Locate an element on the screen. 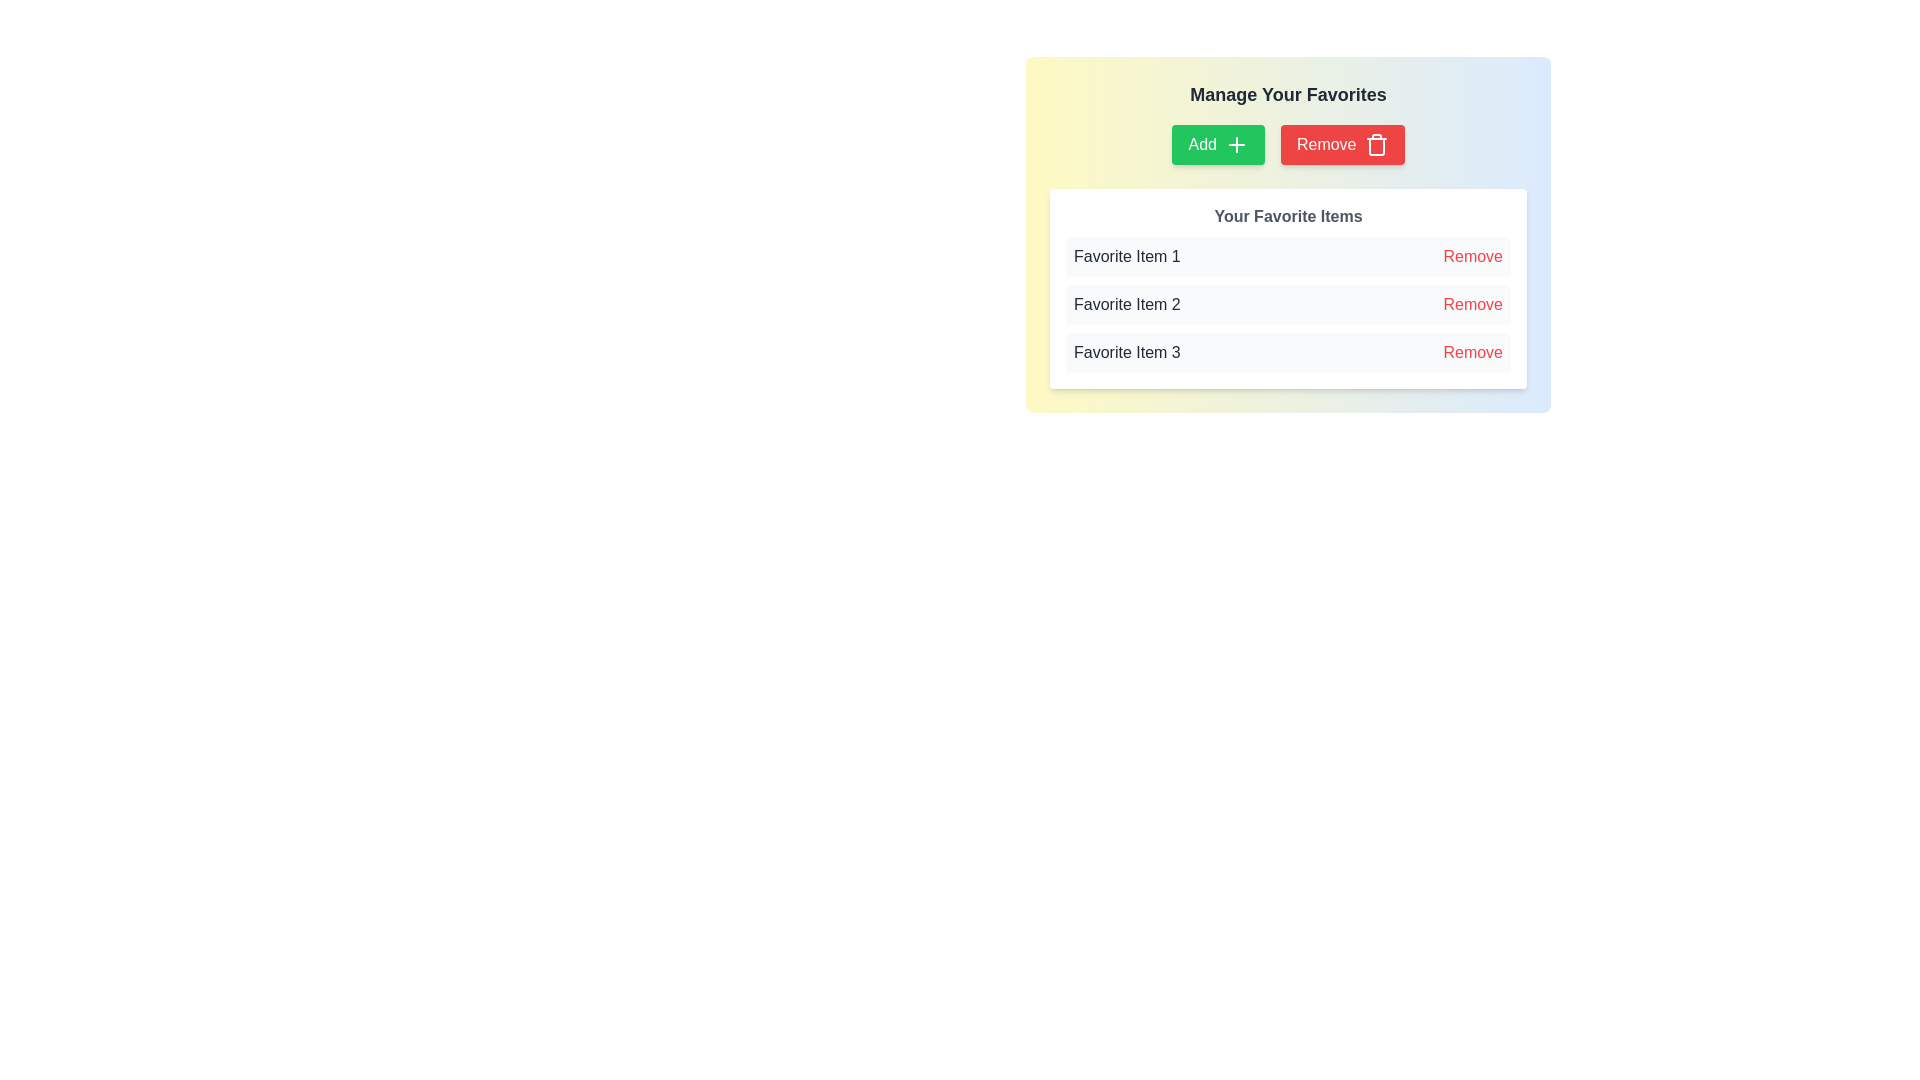  the 'Remove' button styled with red text located at the far right of the third row in the 'Your Favorite Items' section to change its color is located at coordinates (1473, 352).